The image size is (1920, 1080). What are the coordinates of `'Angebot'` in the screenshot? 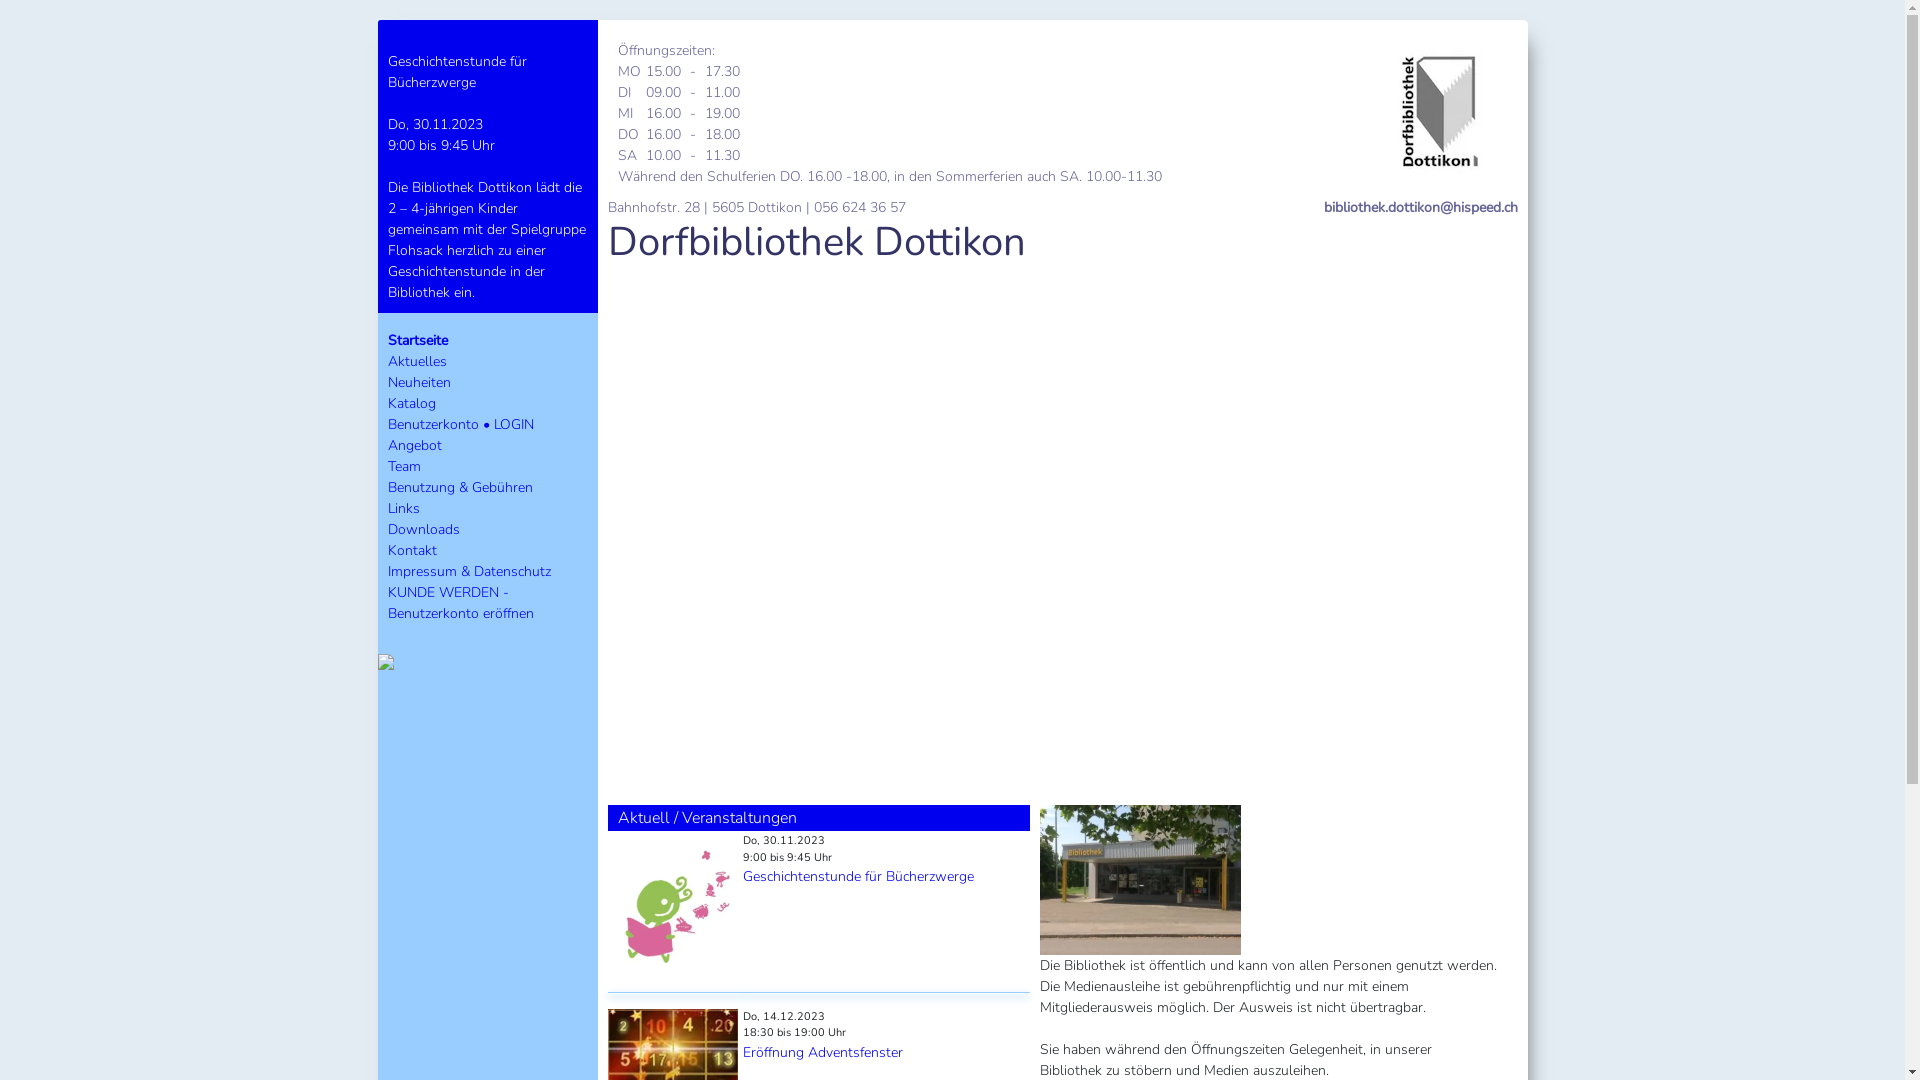 It's located at (413, 444).